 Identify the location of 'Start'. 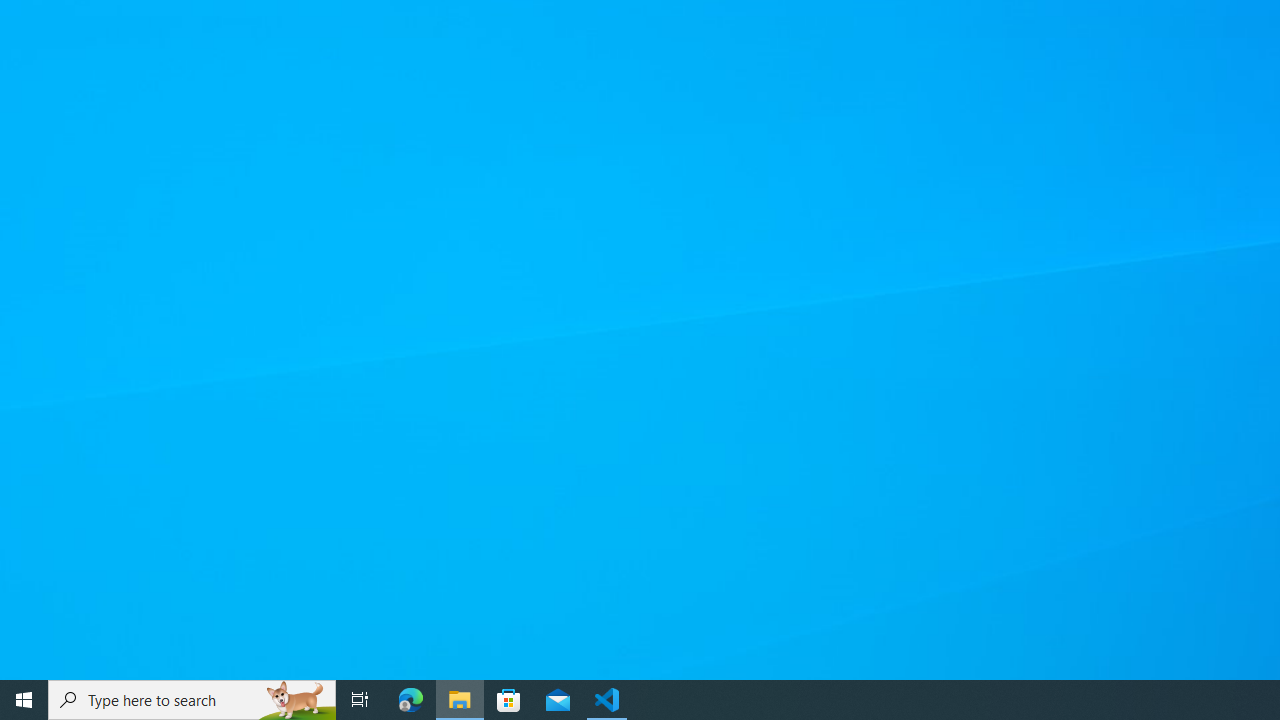
(24, 698).